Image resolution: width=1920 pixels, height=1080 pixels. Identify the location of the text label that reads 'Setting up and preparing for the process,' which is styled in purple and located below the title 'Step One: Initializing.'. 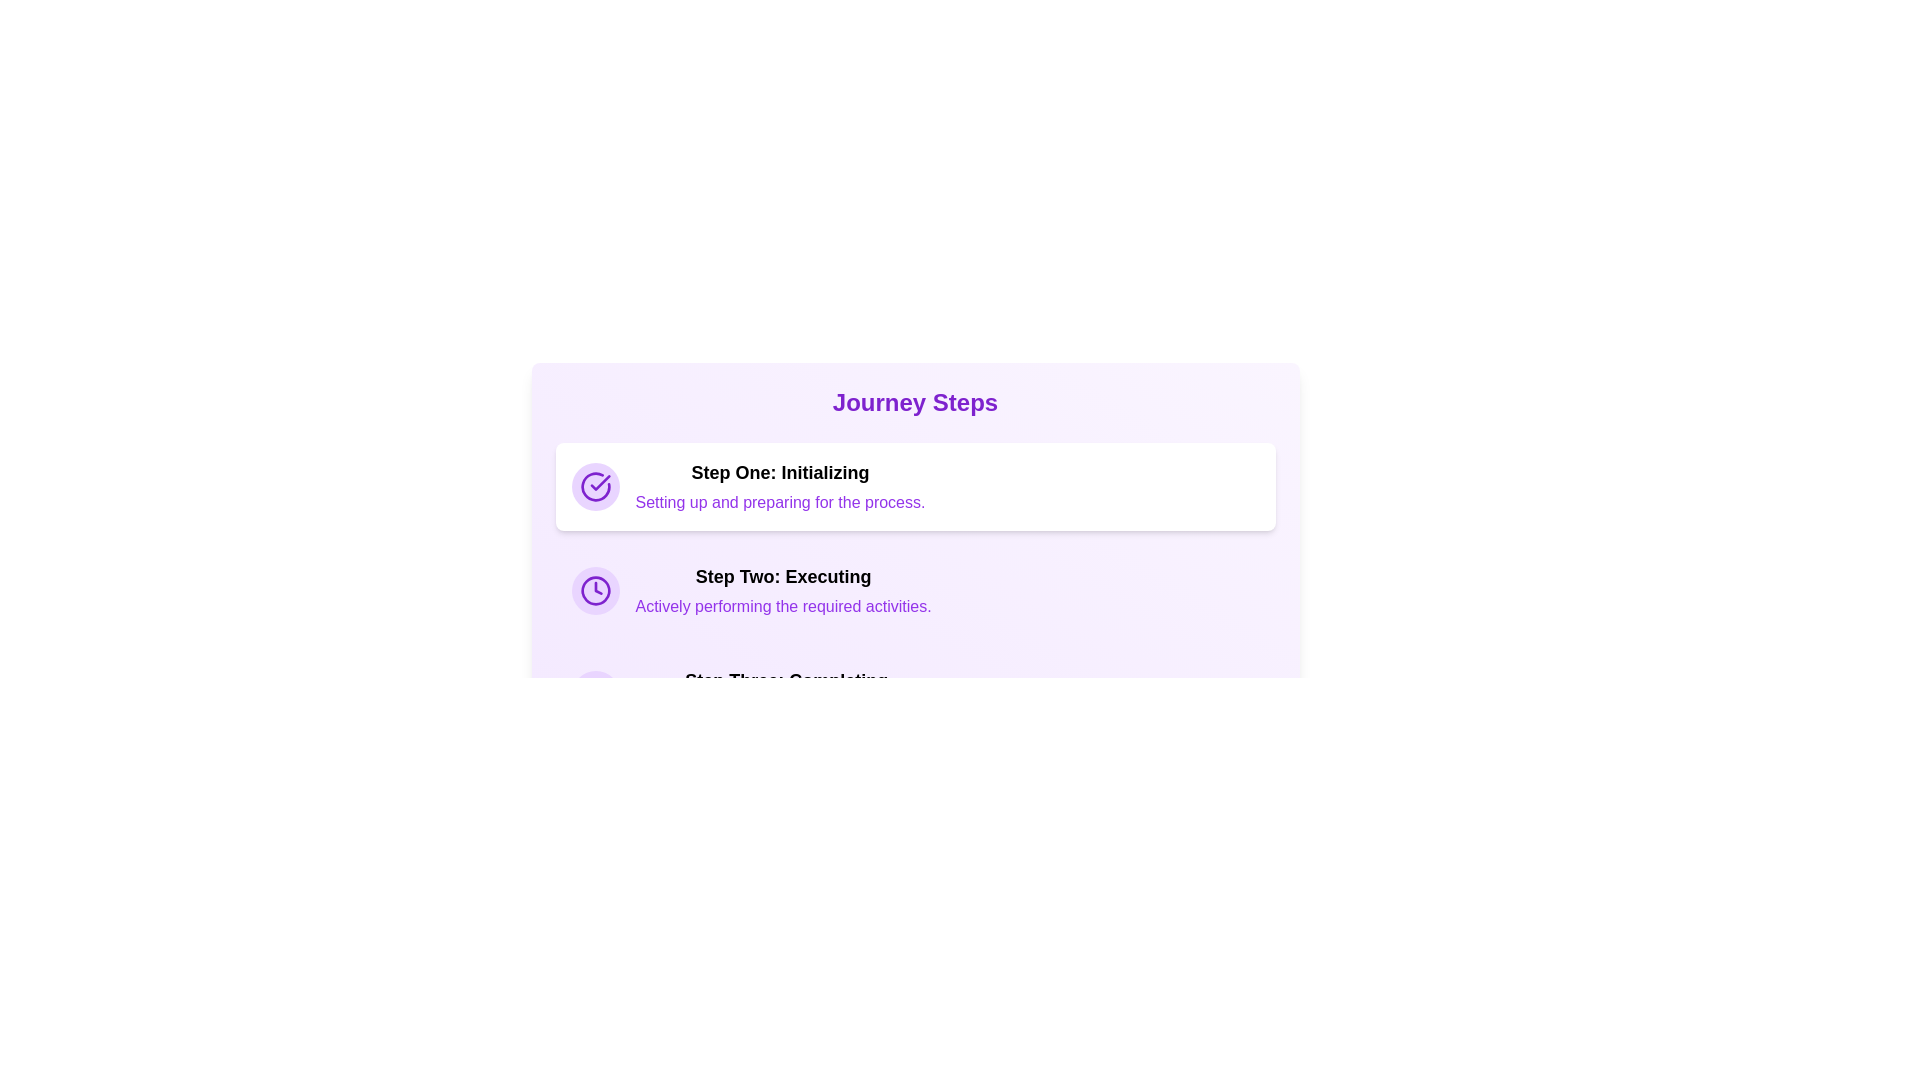
(779, 501).